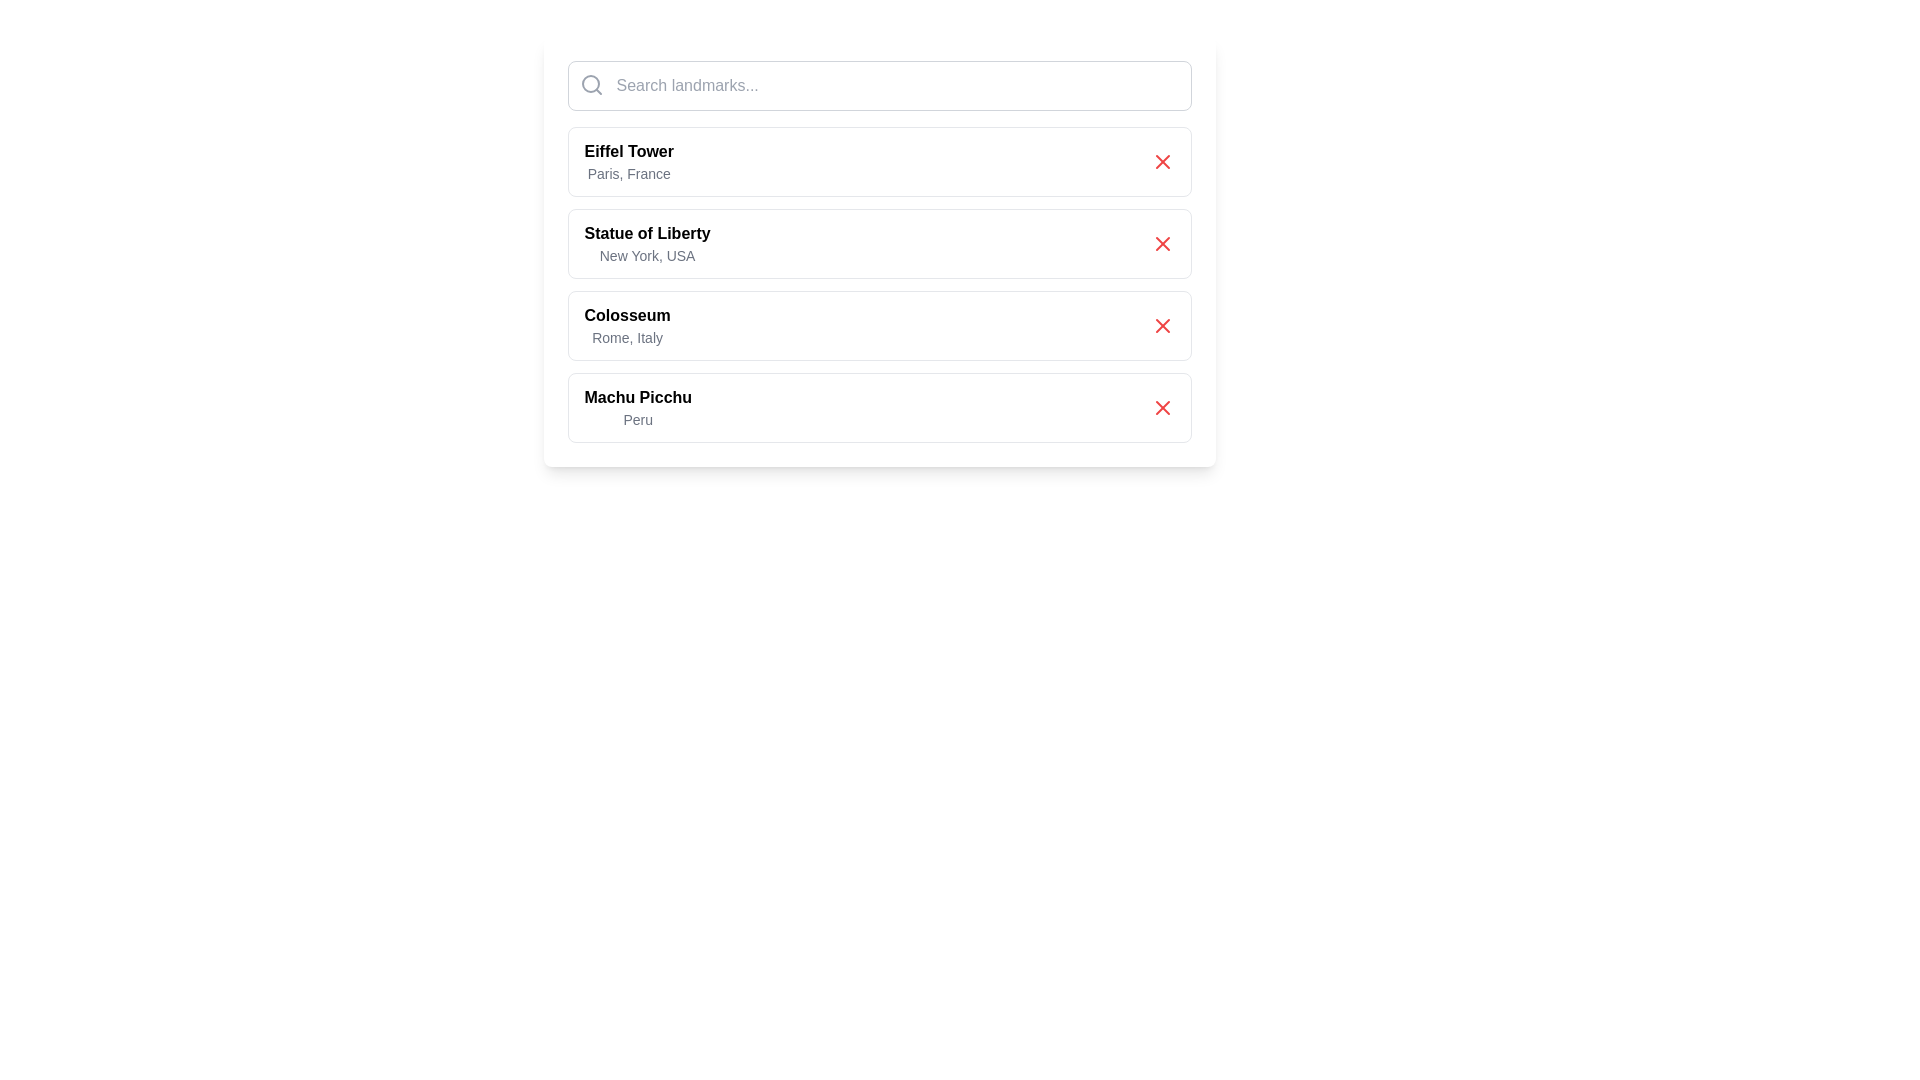 This screenshot has height=1080, width=1920. I want to click on the interactive list item for 'Statue of Liberty', which is the second item in the vertical list of landmarks, positioned below 'Eiffel Tower' and above 'Colosseum', so click(647, 242).